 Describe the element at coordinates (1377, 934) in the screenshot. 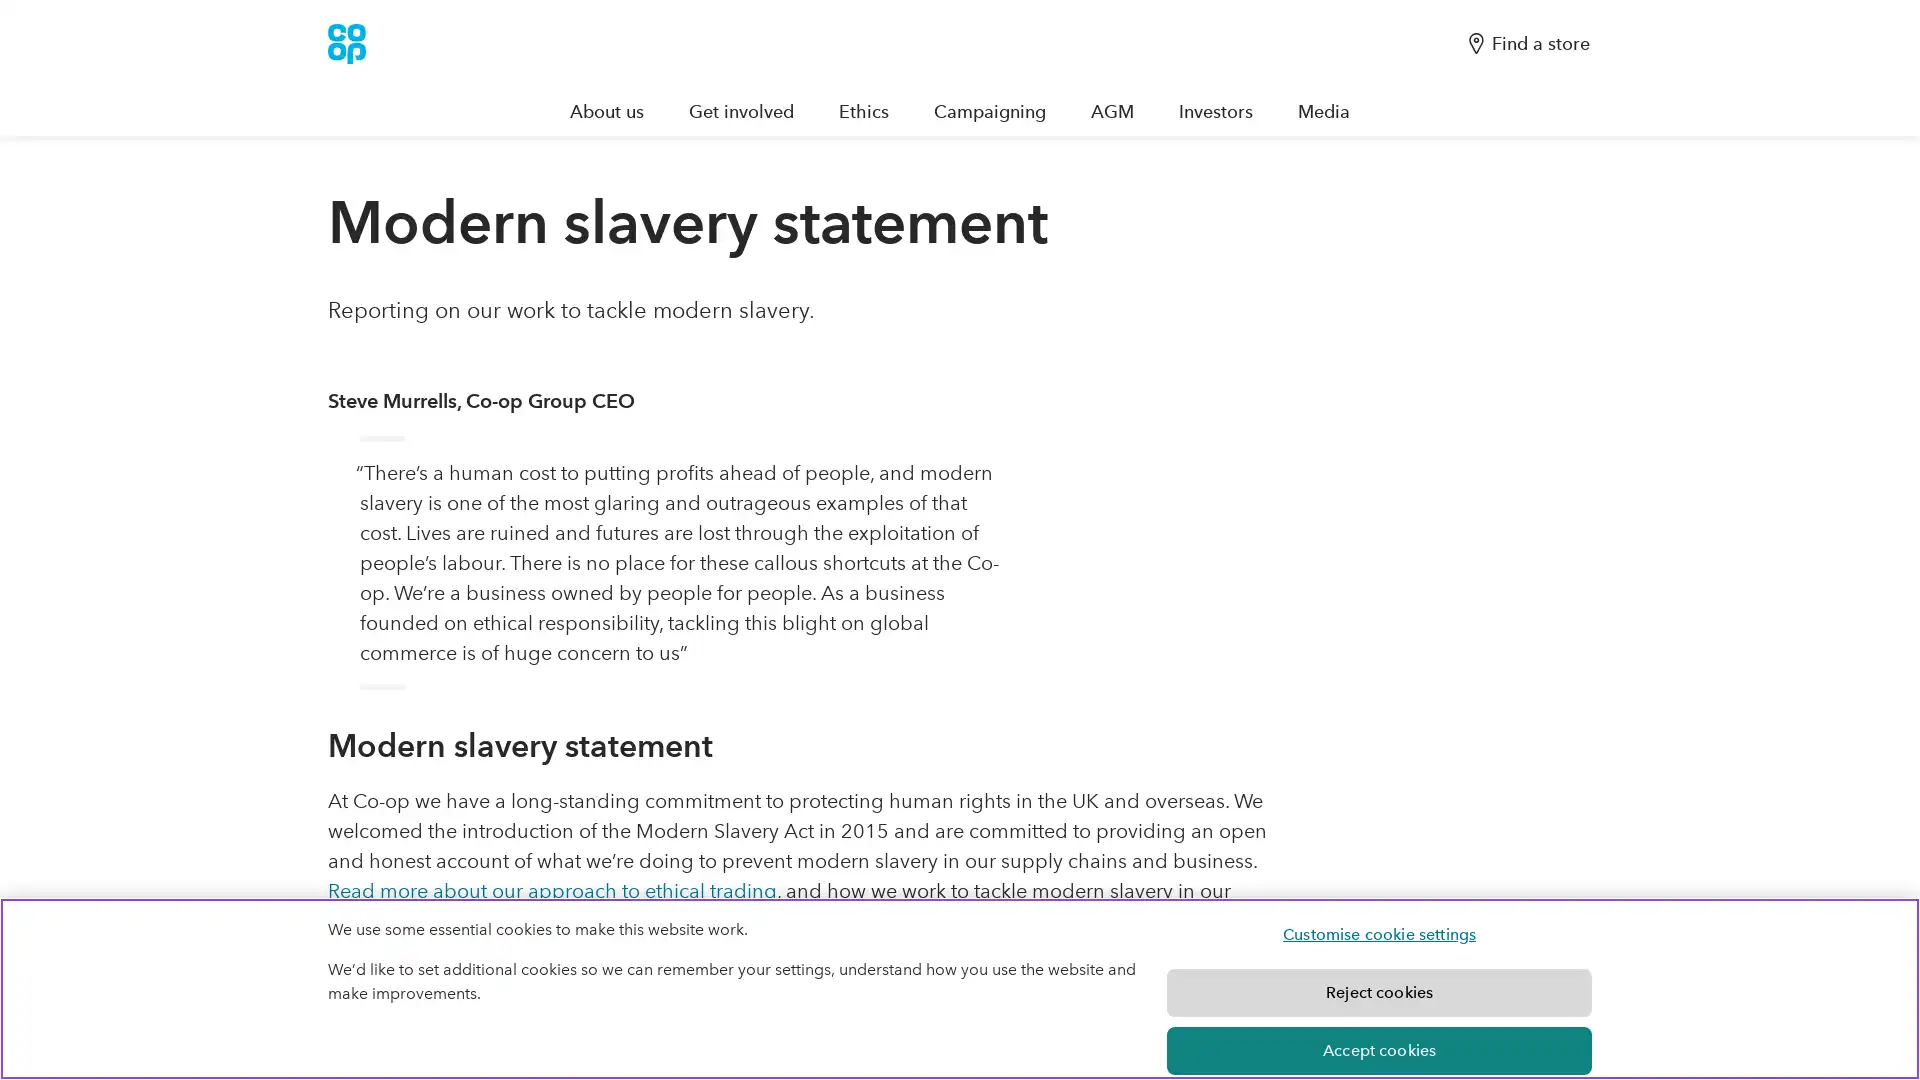

I see `Customise cookie settings` at that location.